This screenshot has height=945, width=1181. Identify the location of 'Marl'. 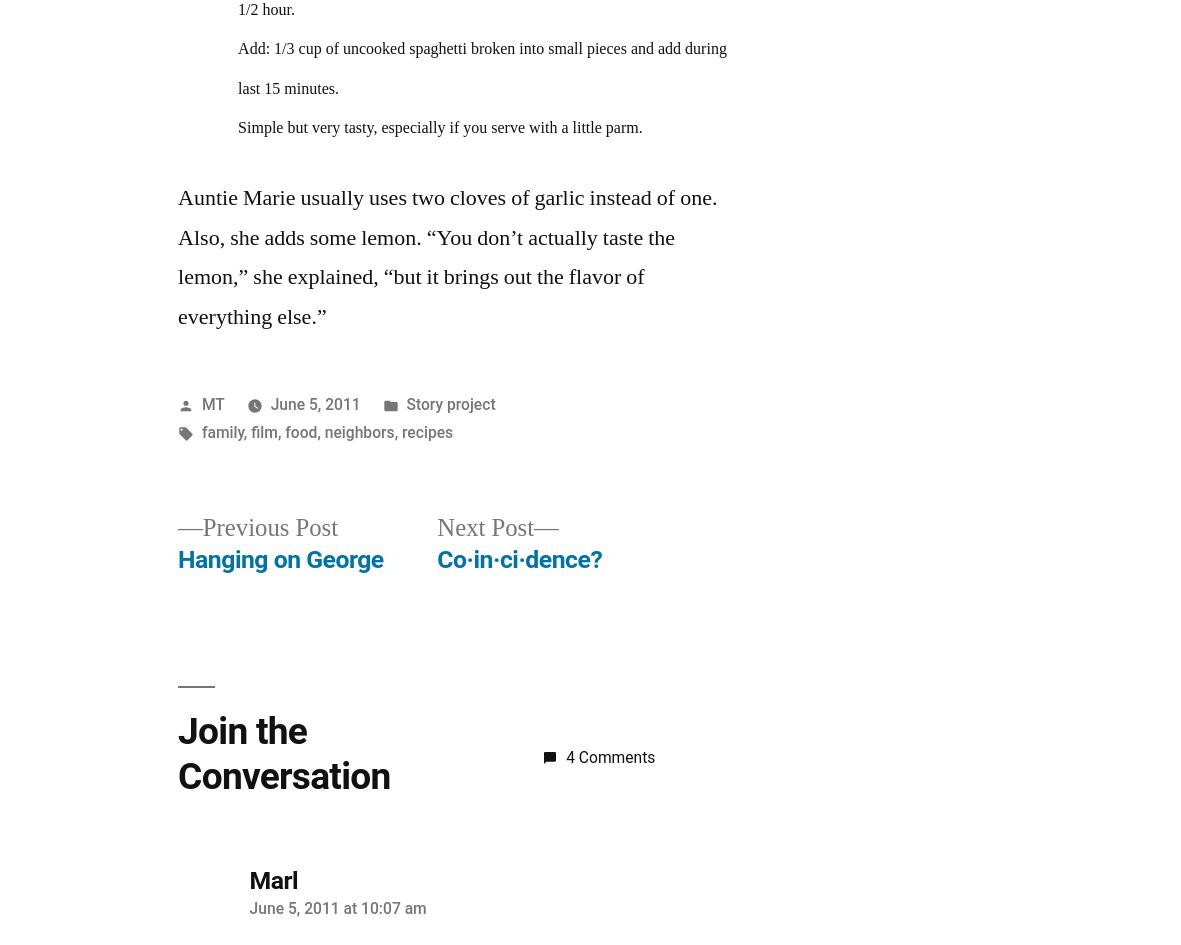
(272, 878).